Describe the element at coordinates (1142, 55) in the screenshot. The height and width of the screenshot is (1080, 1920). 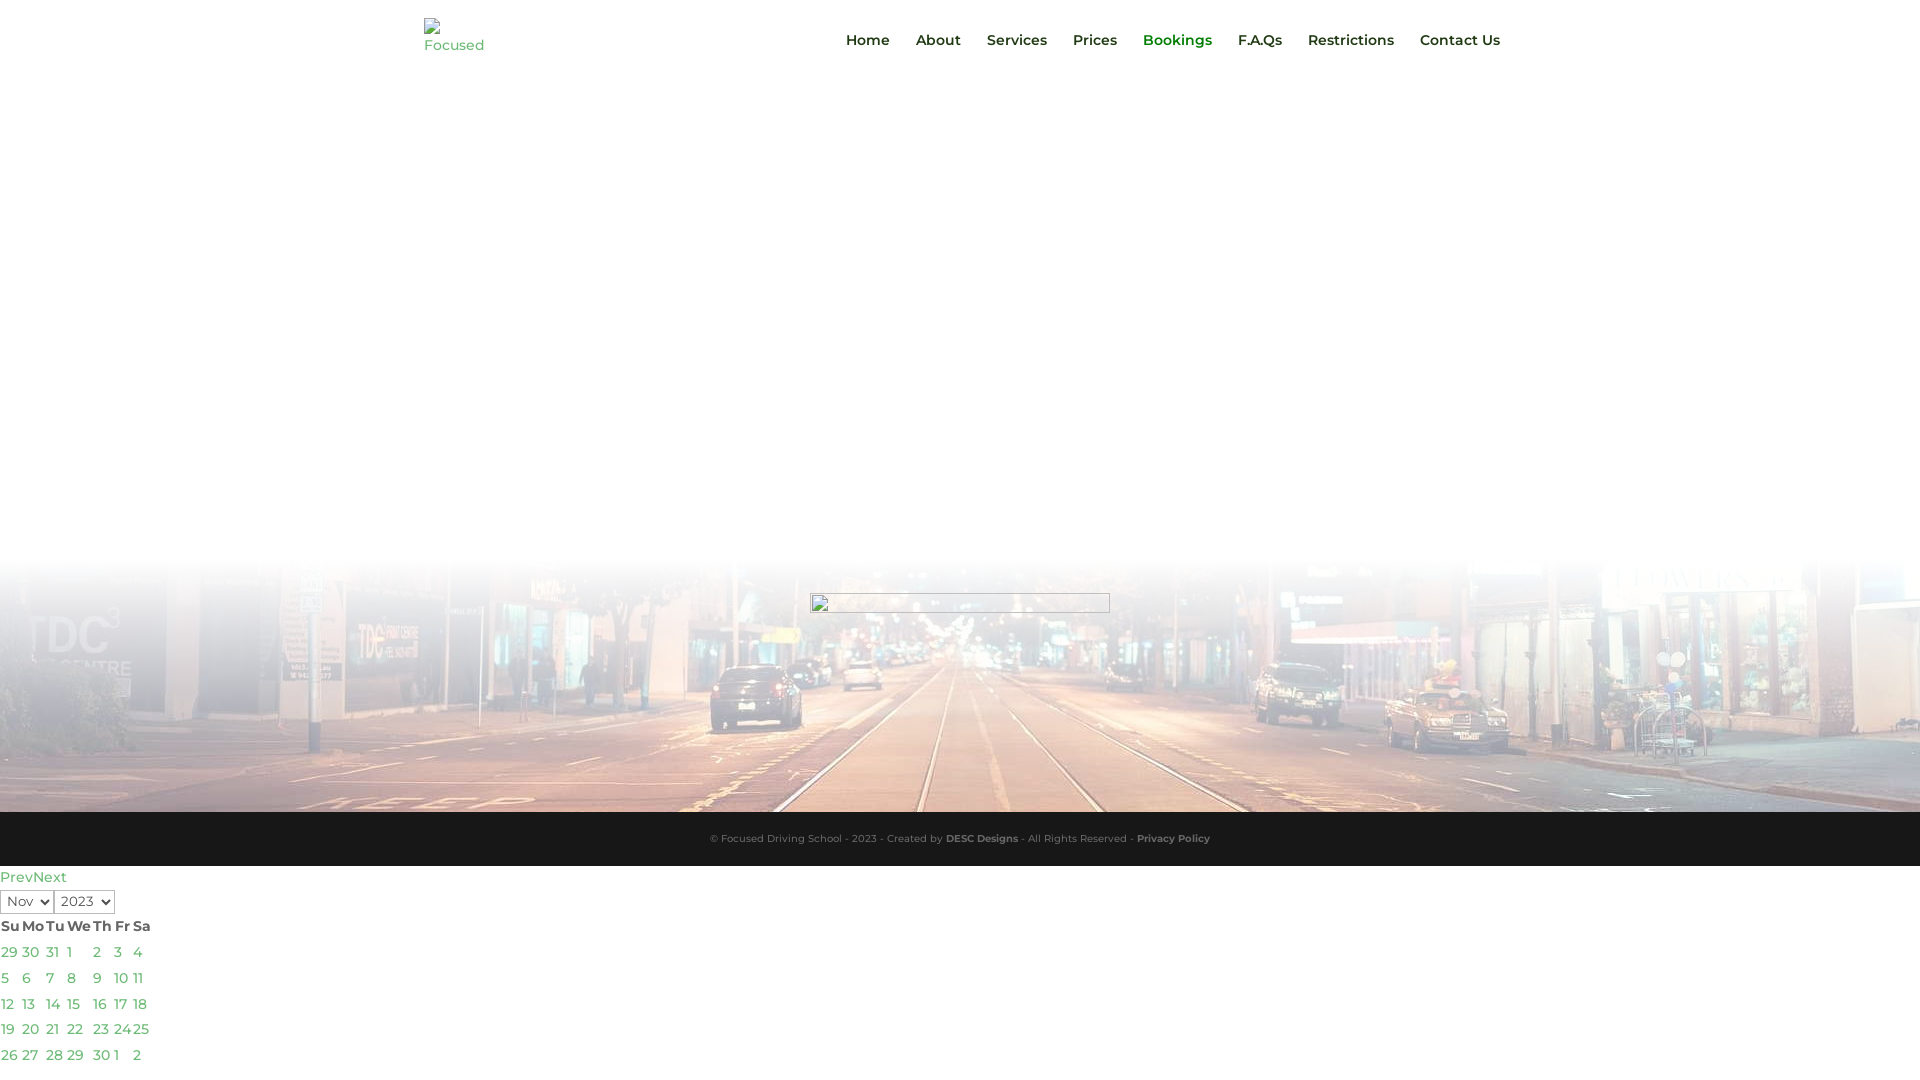
I see `'Bookings'` at that location.